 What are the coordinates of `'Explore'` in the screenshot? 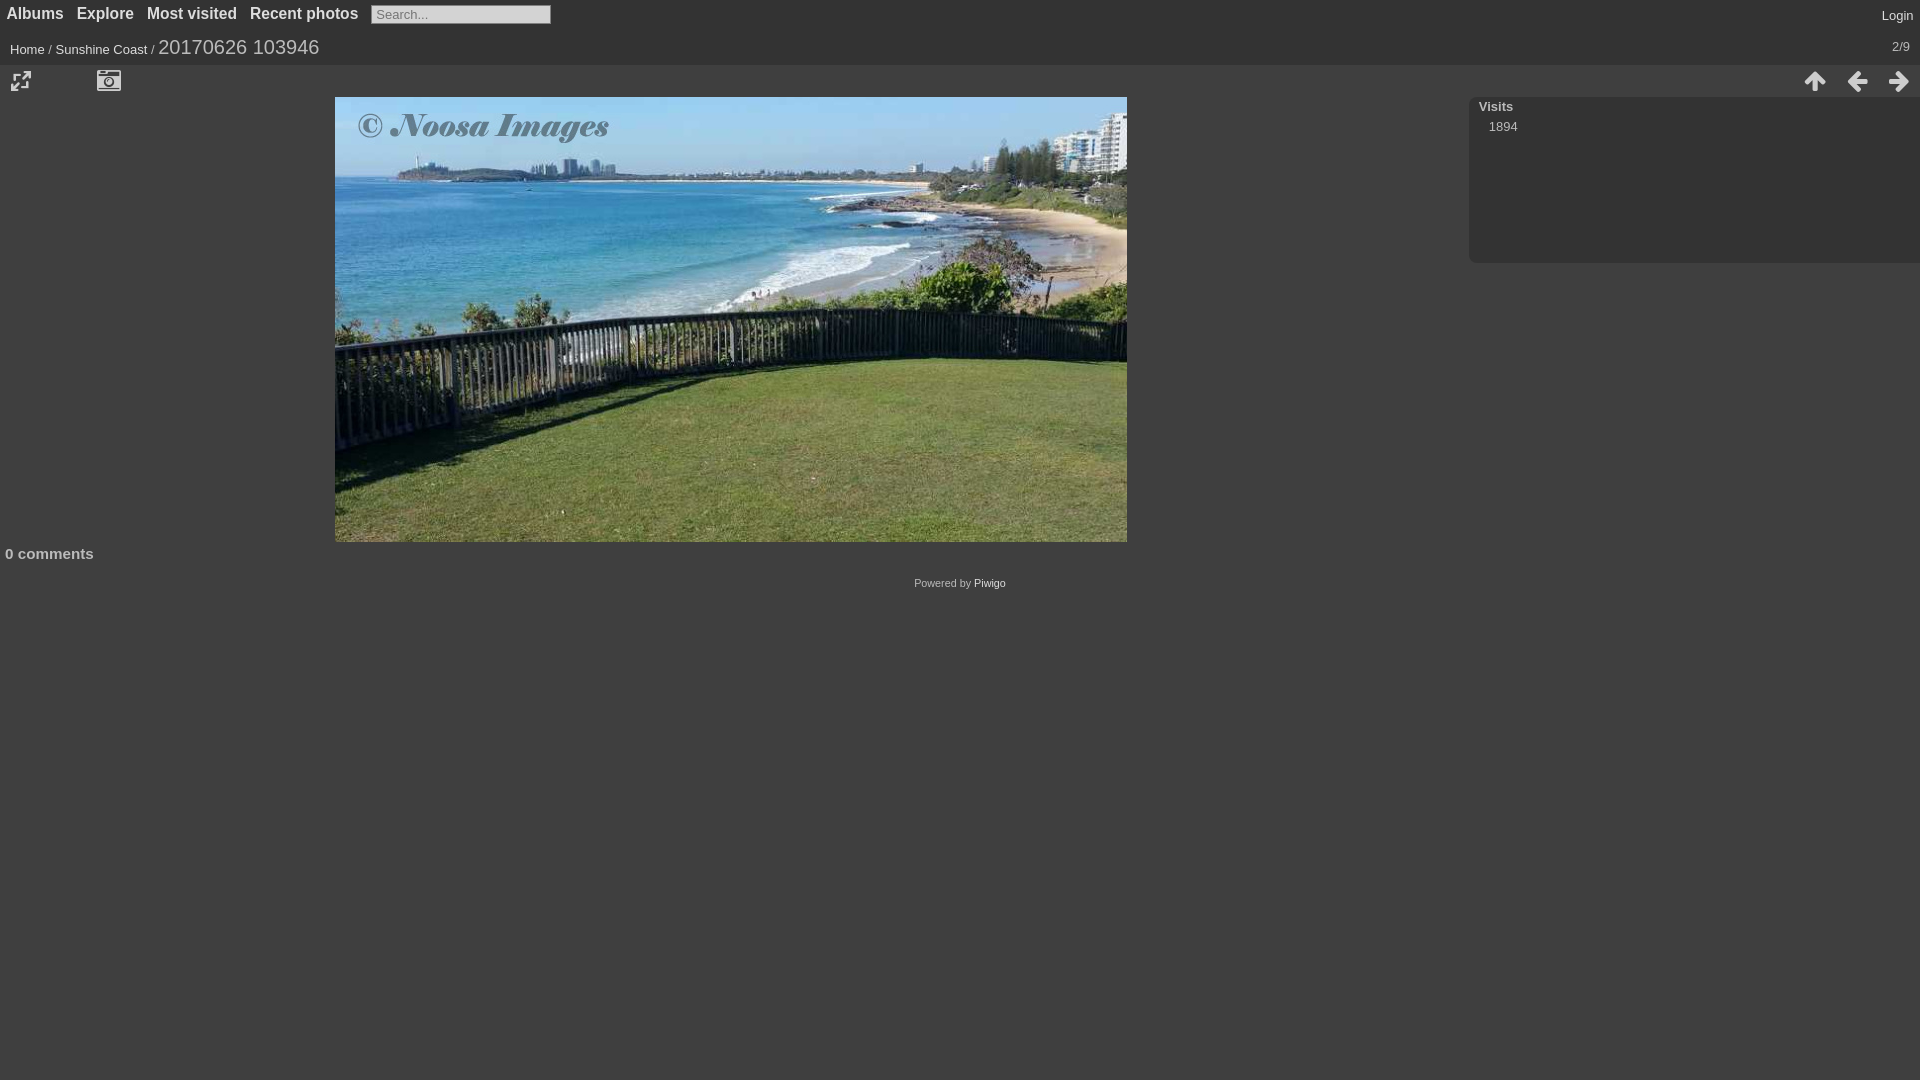 It's located at (104, 13).